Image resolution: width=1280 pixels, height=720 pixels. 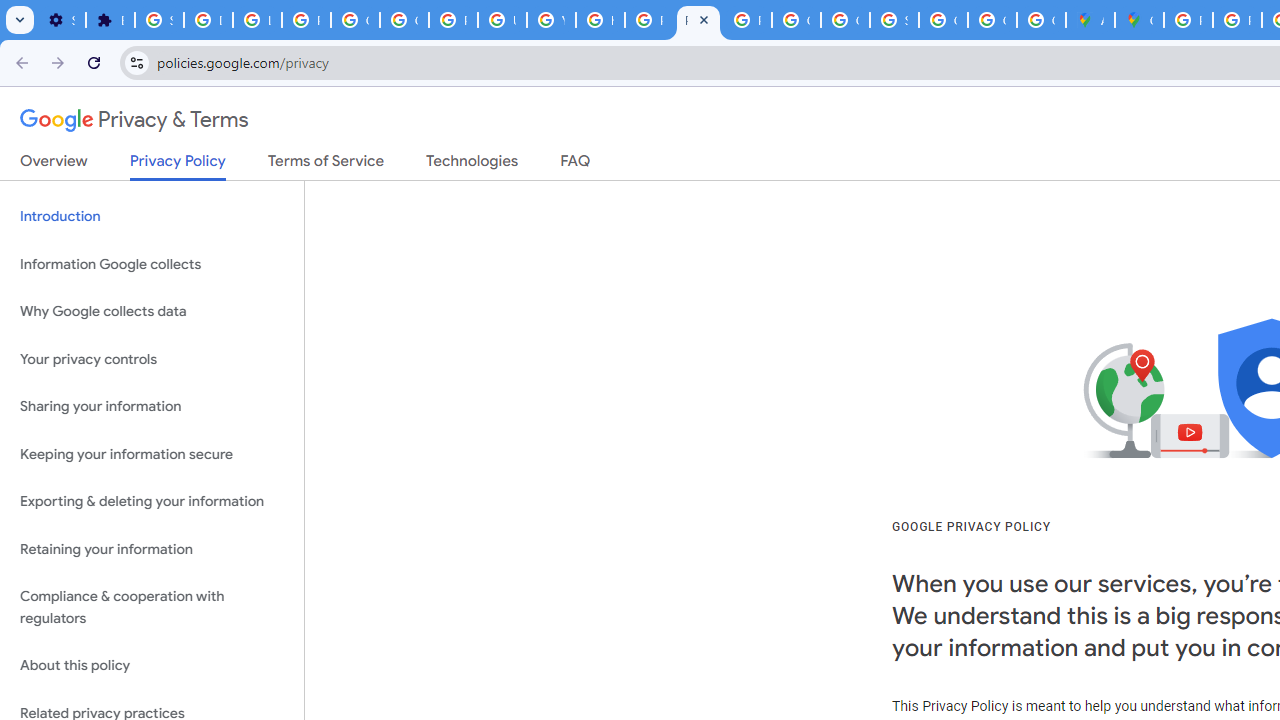 I want to click on 'YouTube', so click(x=551, y=20).